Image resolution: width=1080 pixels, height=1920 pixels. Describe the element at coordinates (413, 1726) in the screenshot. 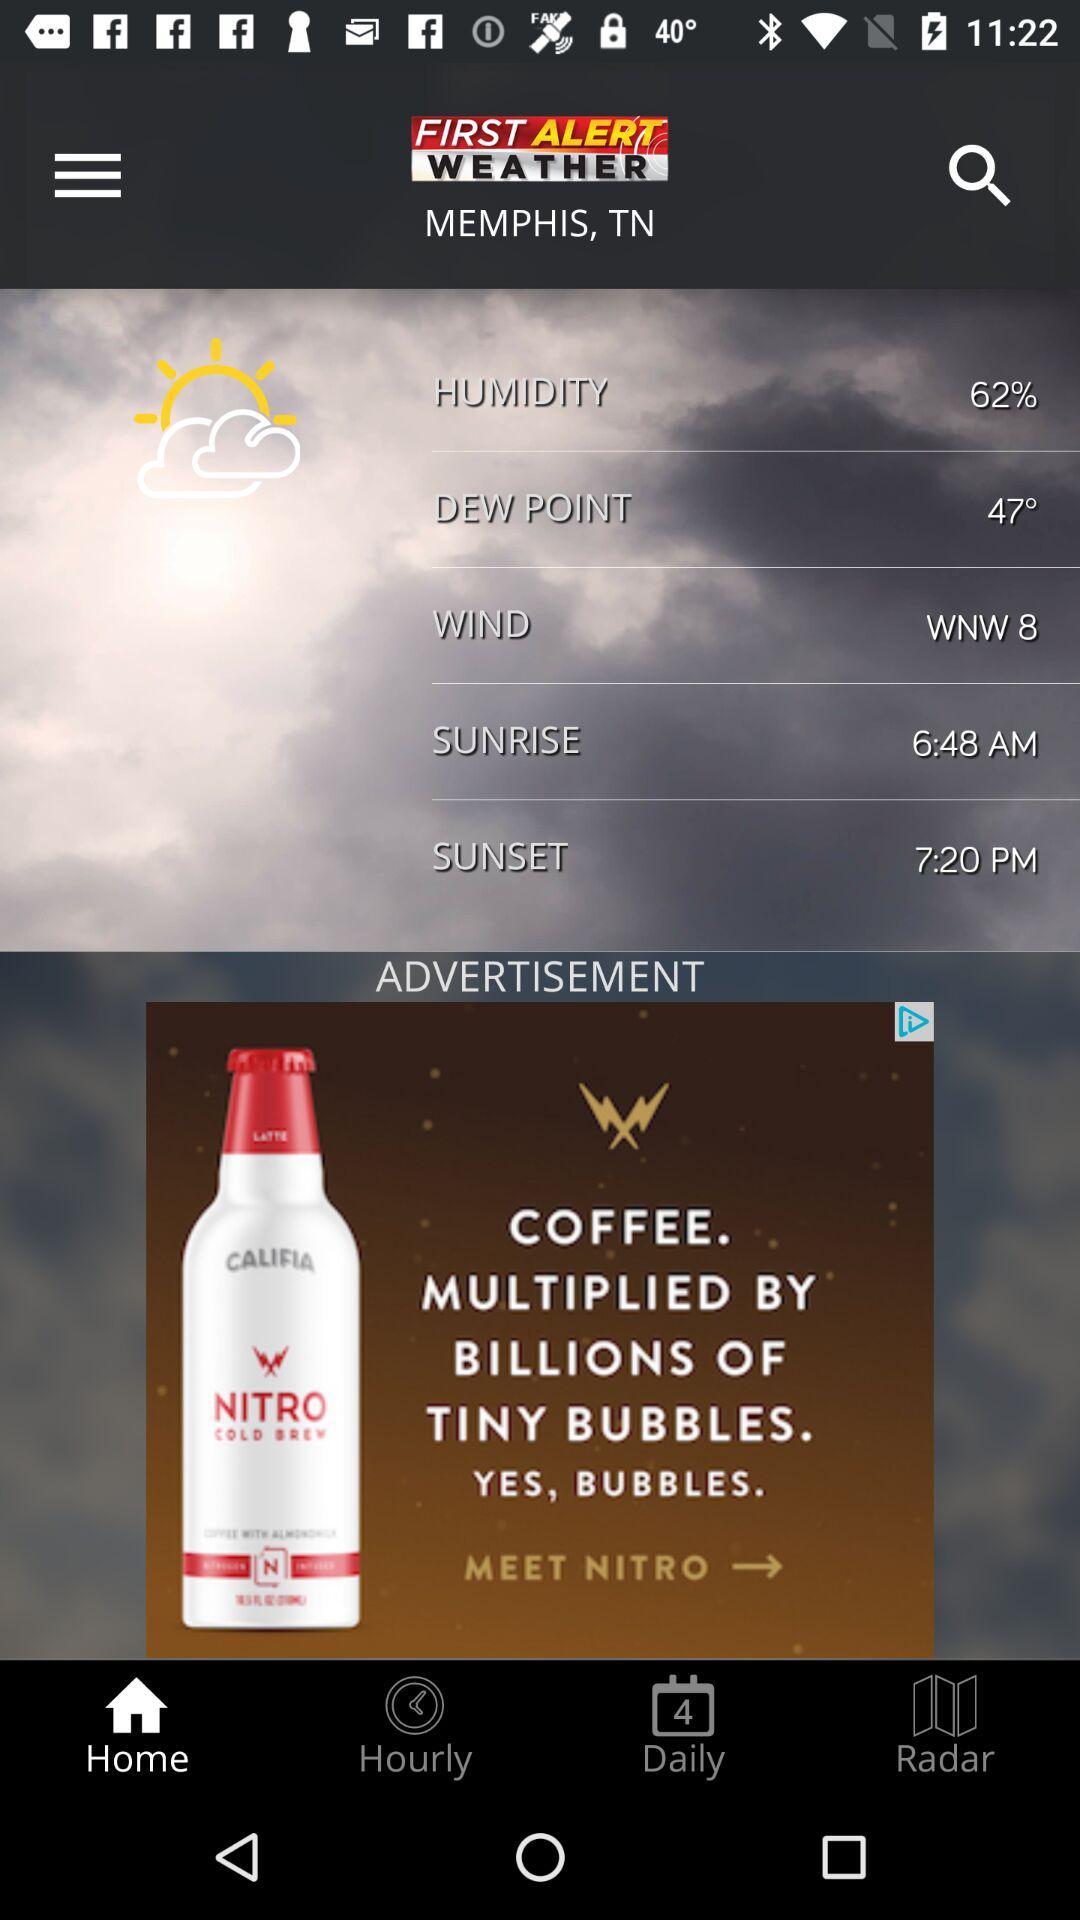

I see `the radio button to the right of home` at that location.